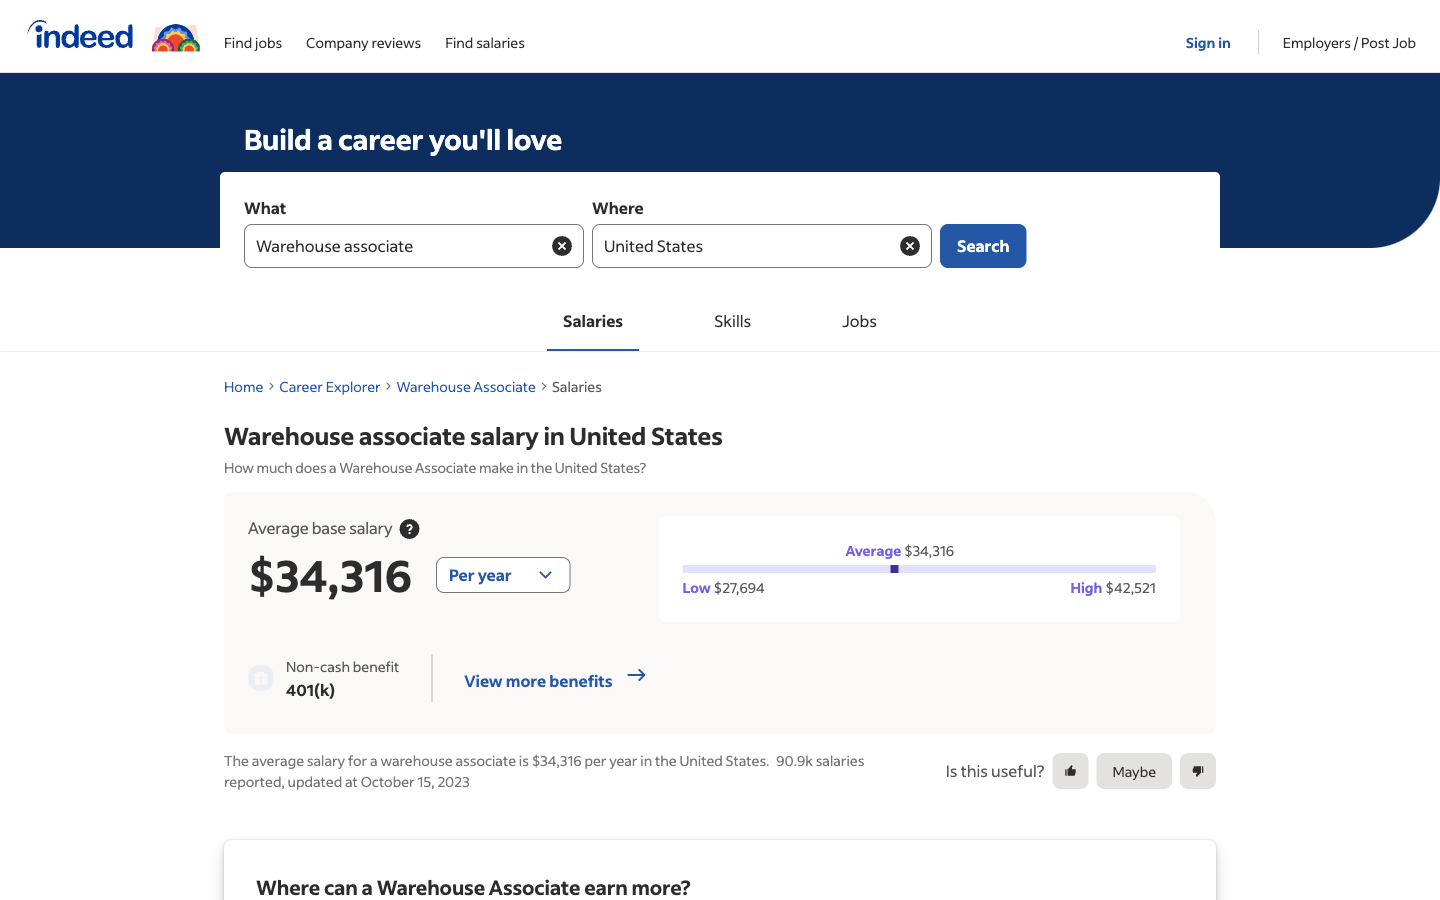 This screenshot has width=1440, height=900. Describe the element at coordinates (1070, 770) in the screenshot. I see `Validate the proposed recommendation by affirming` at that location.